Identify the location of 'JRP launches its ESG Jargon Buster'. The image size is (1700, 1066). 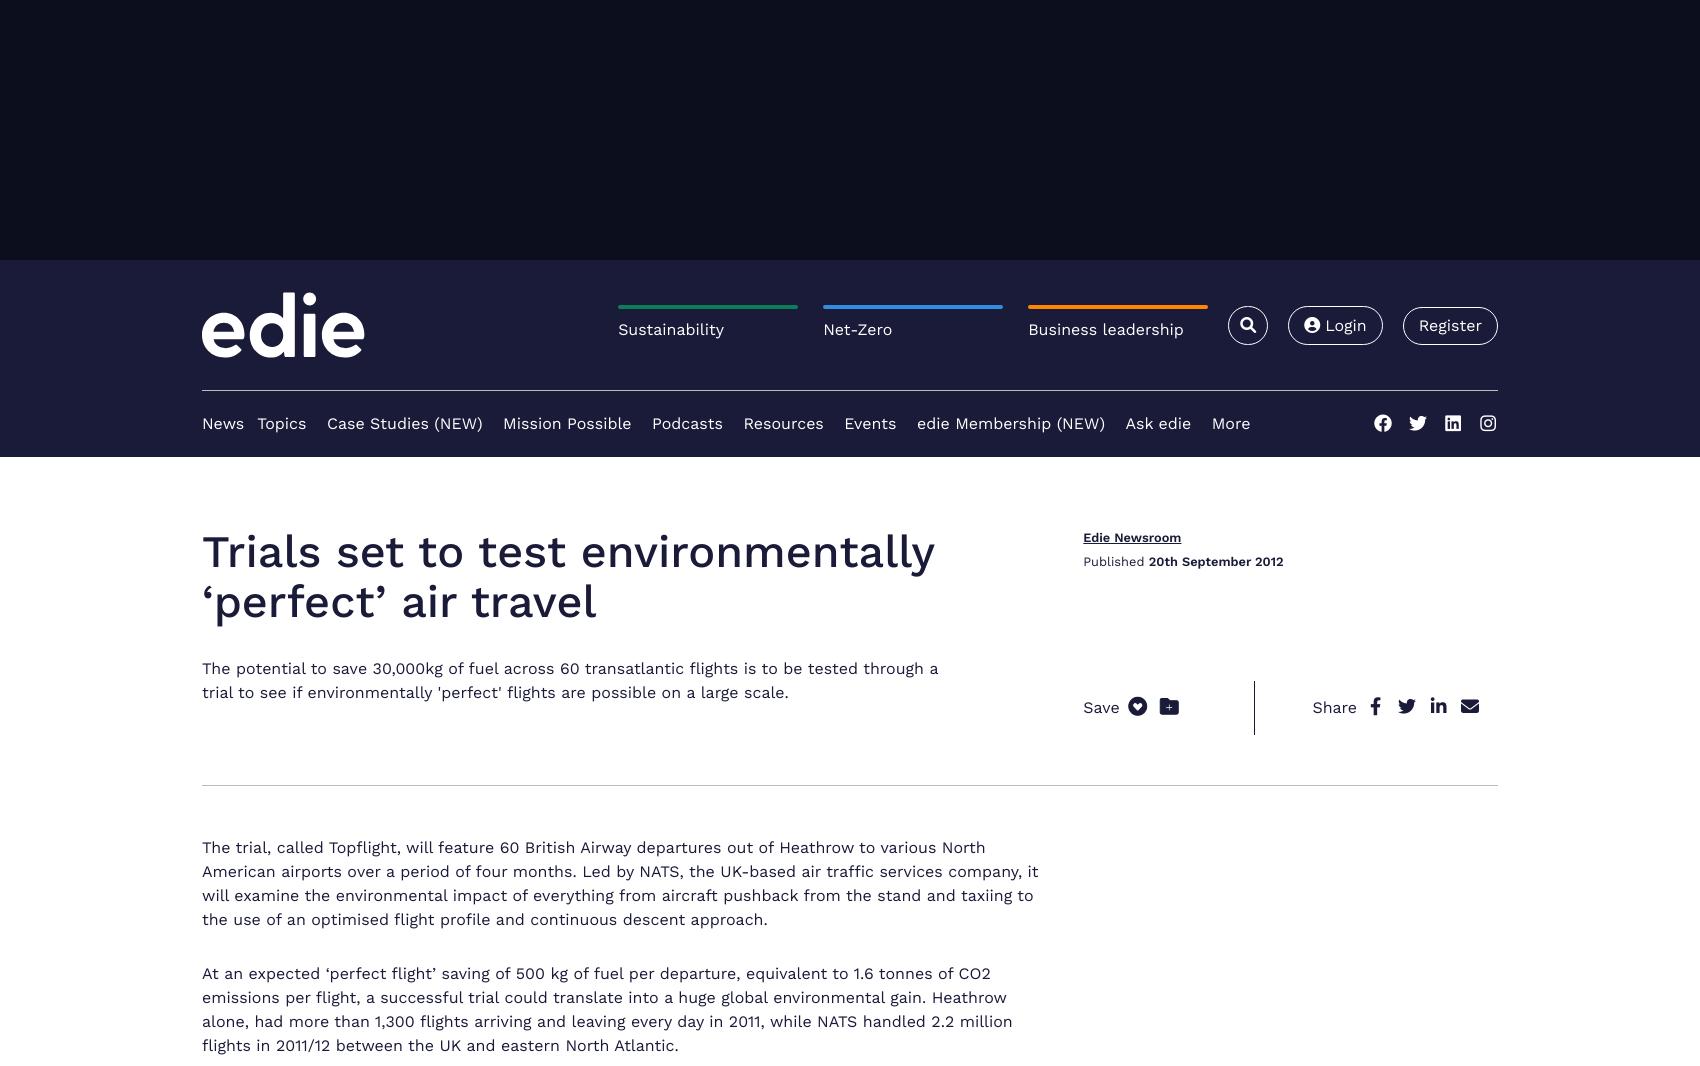
(1083, 420).